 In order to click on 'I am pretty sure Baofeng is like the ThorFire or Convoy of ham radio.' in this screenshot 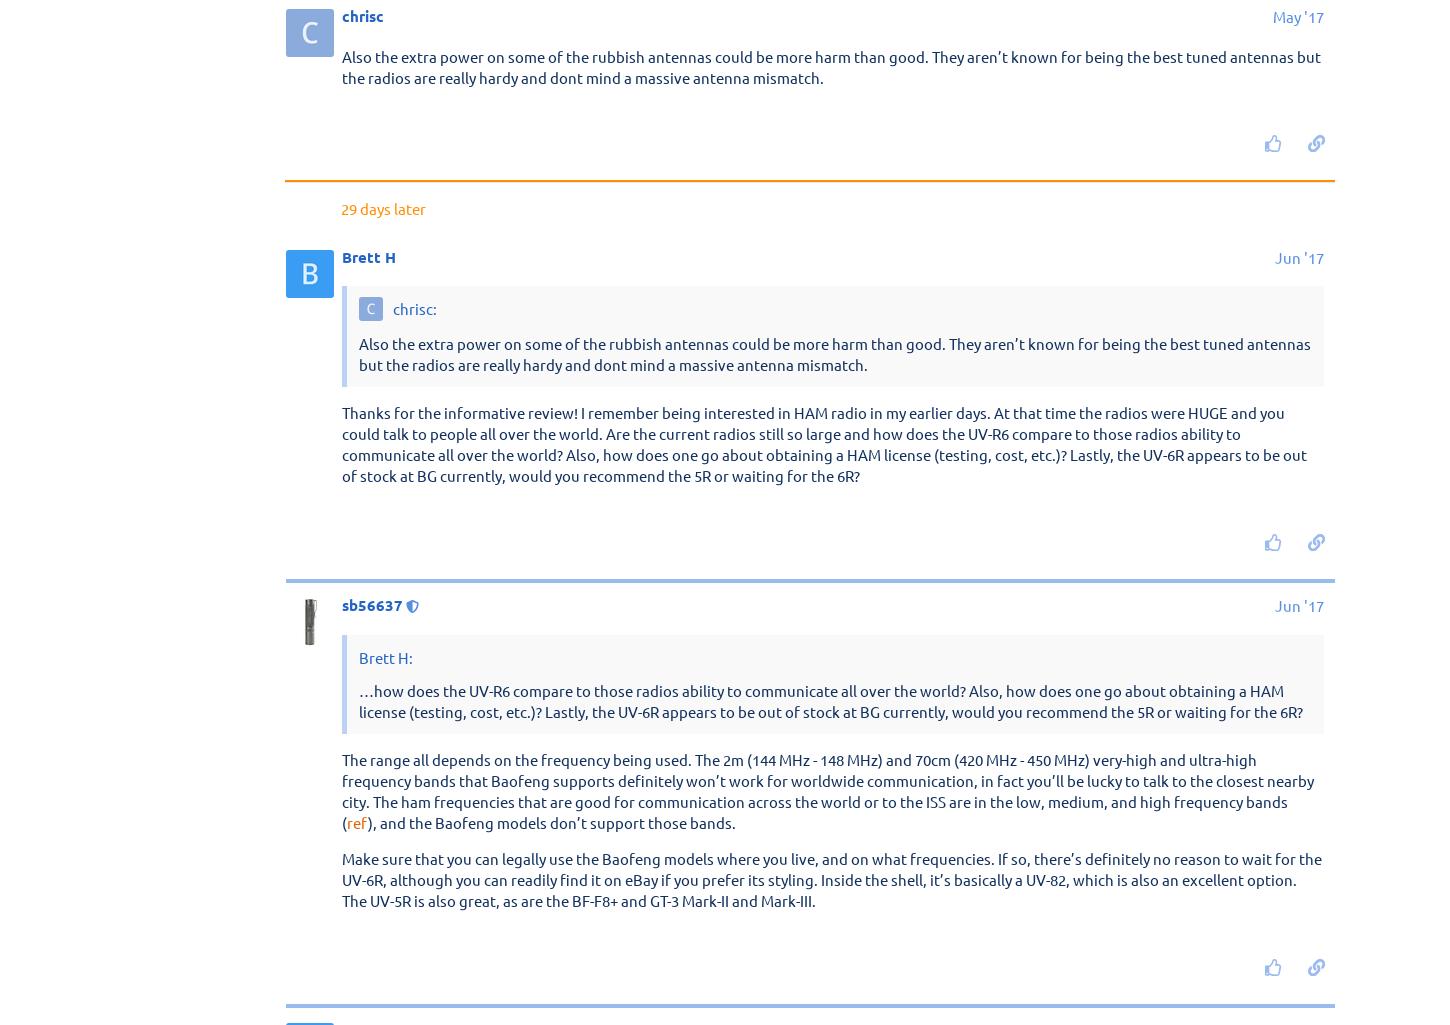, I will do `click(573, 463)`.